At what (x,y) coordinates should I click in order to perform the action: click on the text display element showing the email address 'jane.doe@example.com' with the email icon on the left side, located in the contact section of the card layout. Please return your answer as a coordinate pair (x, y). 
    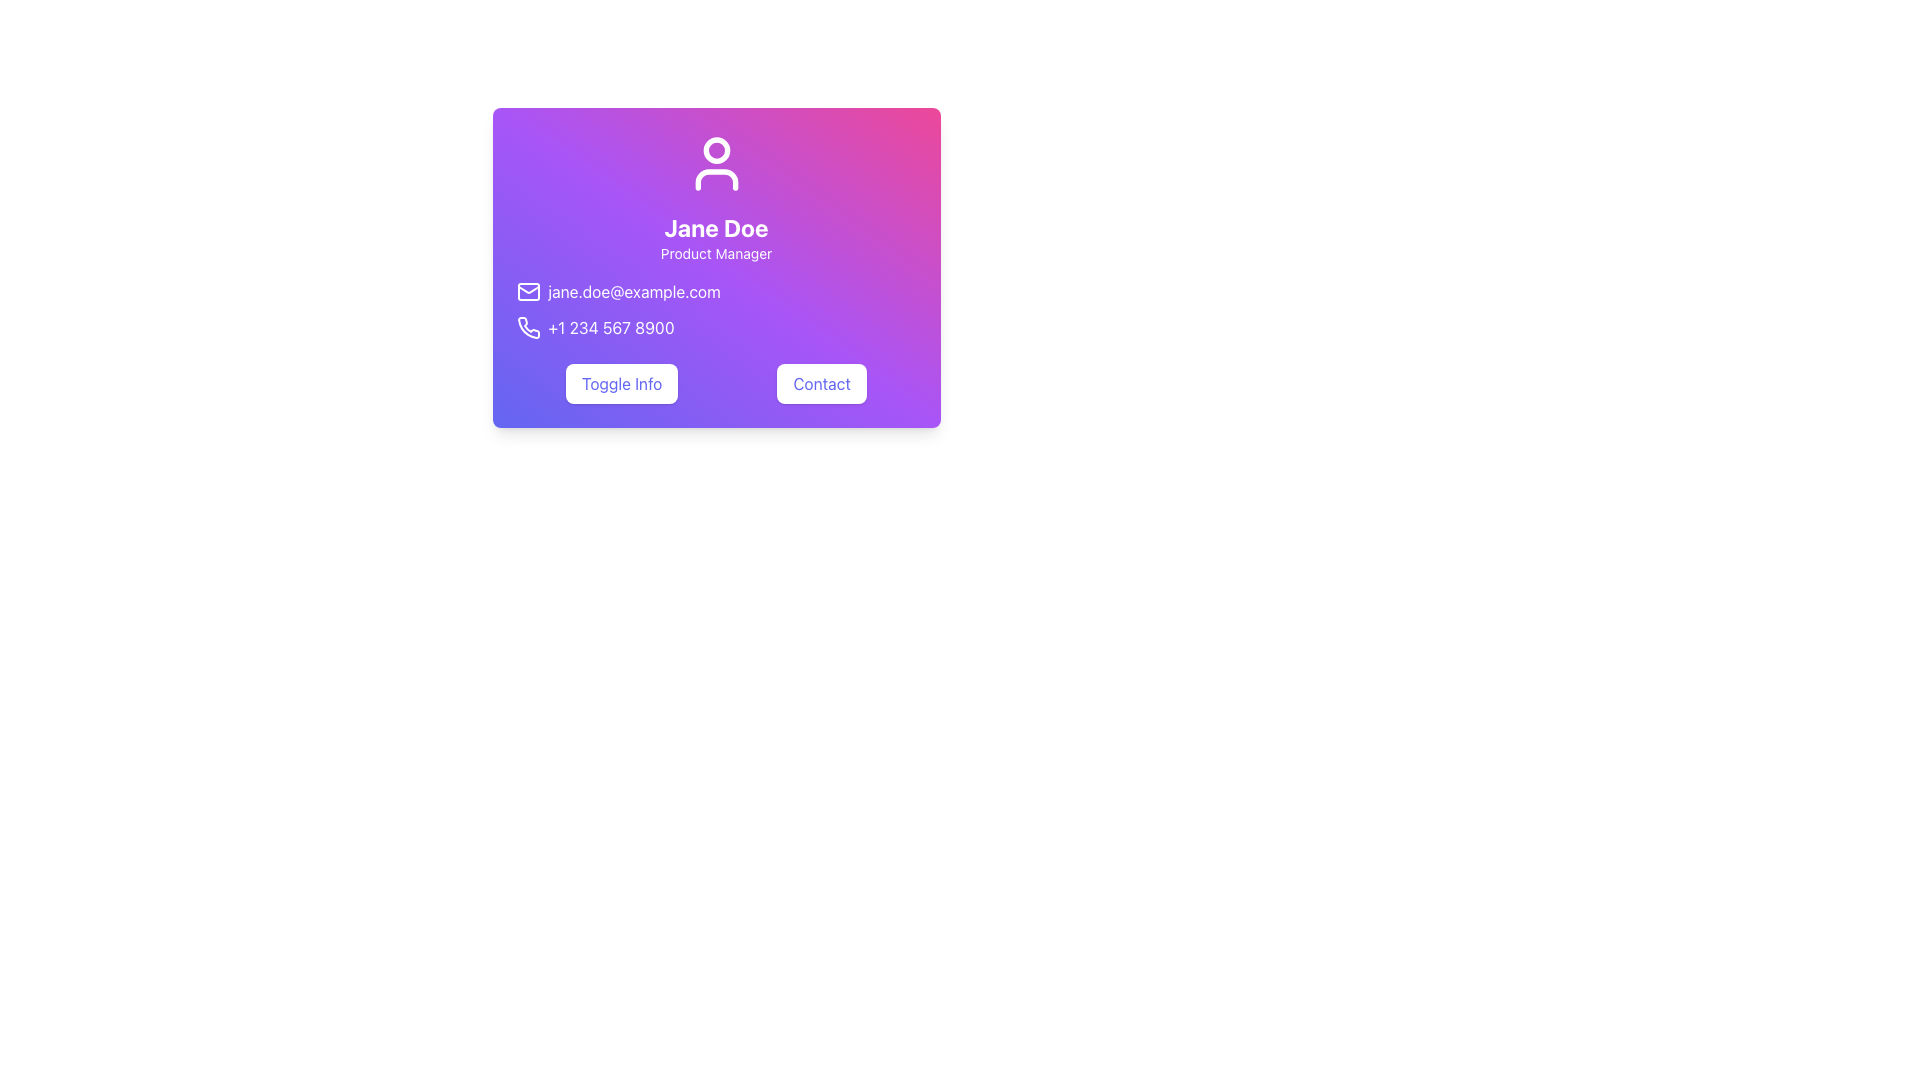
    Looking at the image, I should click on (716, 292).